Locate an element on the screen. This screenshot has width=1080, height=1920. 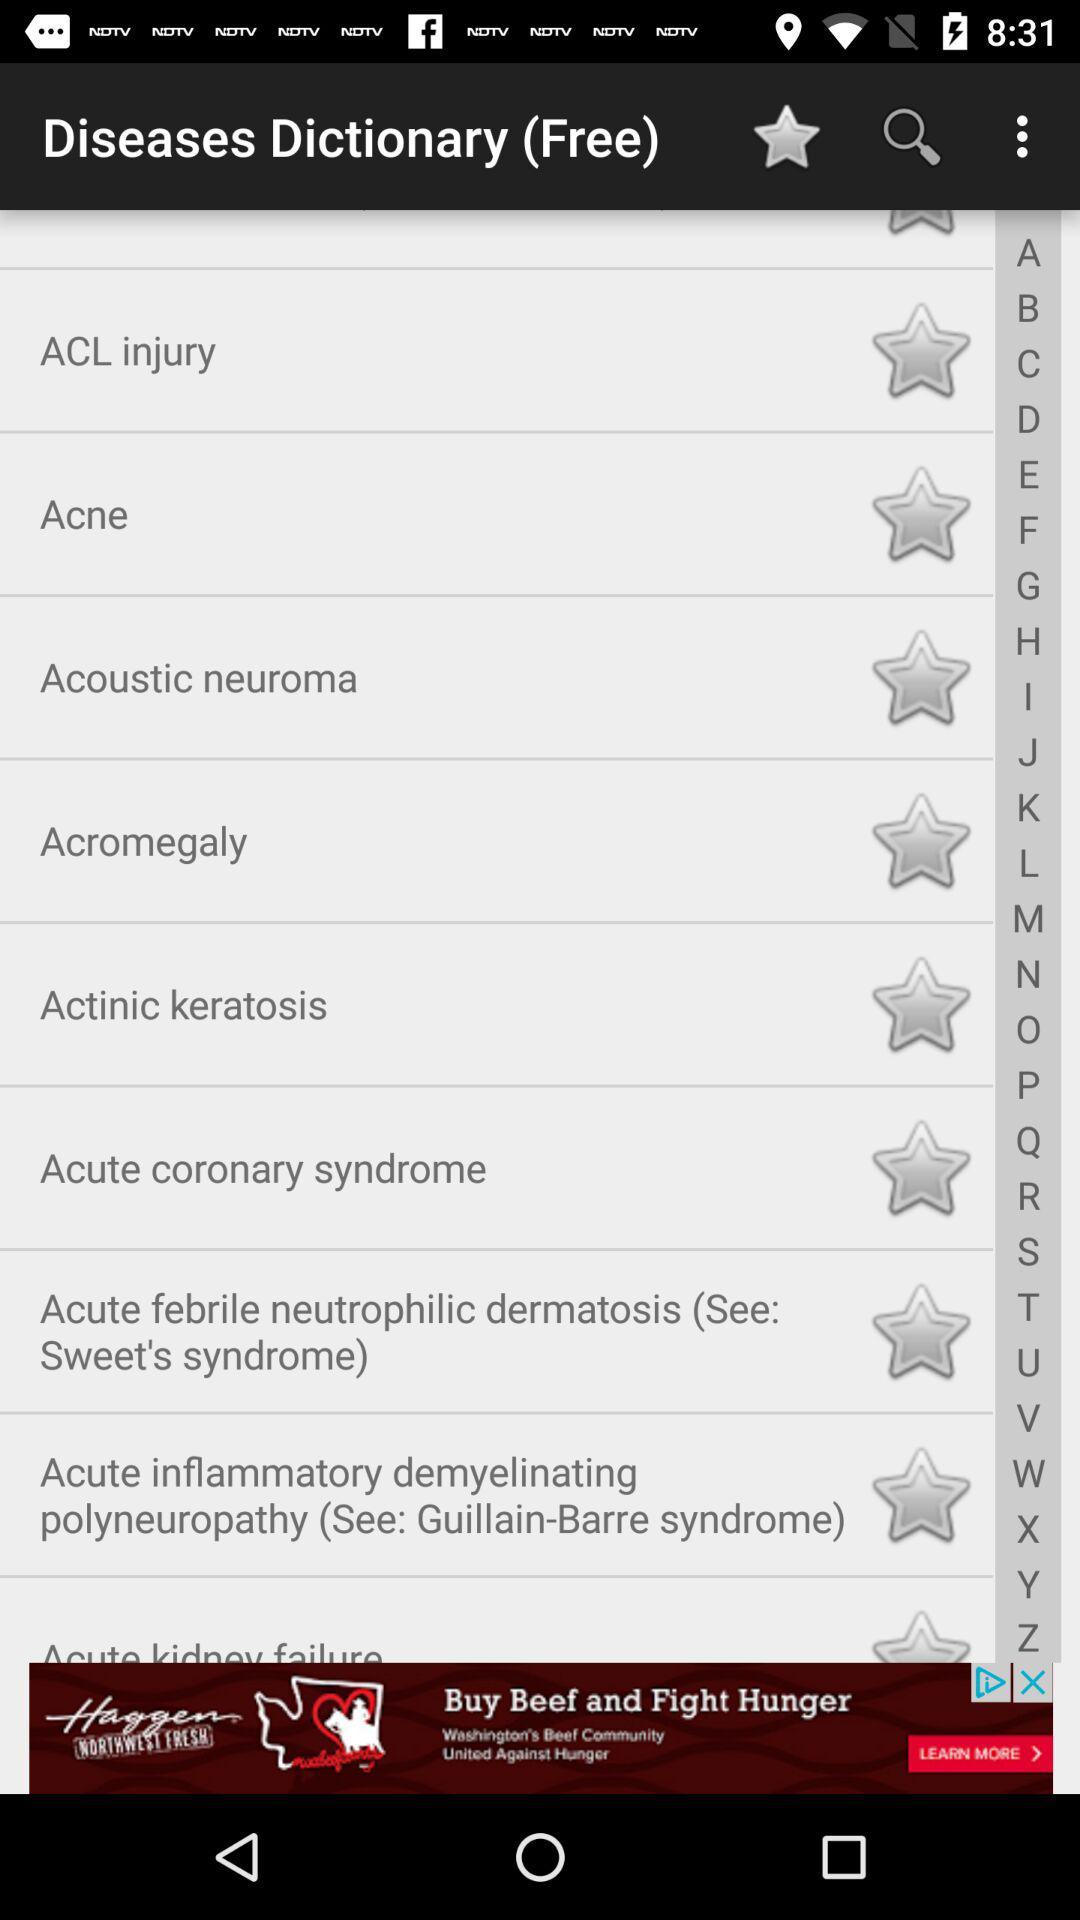
highlight the favorite is located at coordinates (920, 836).